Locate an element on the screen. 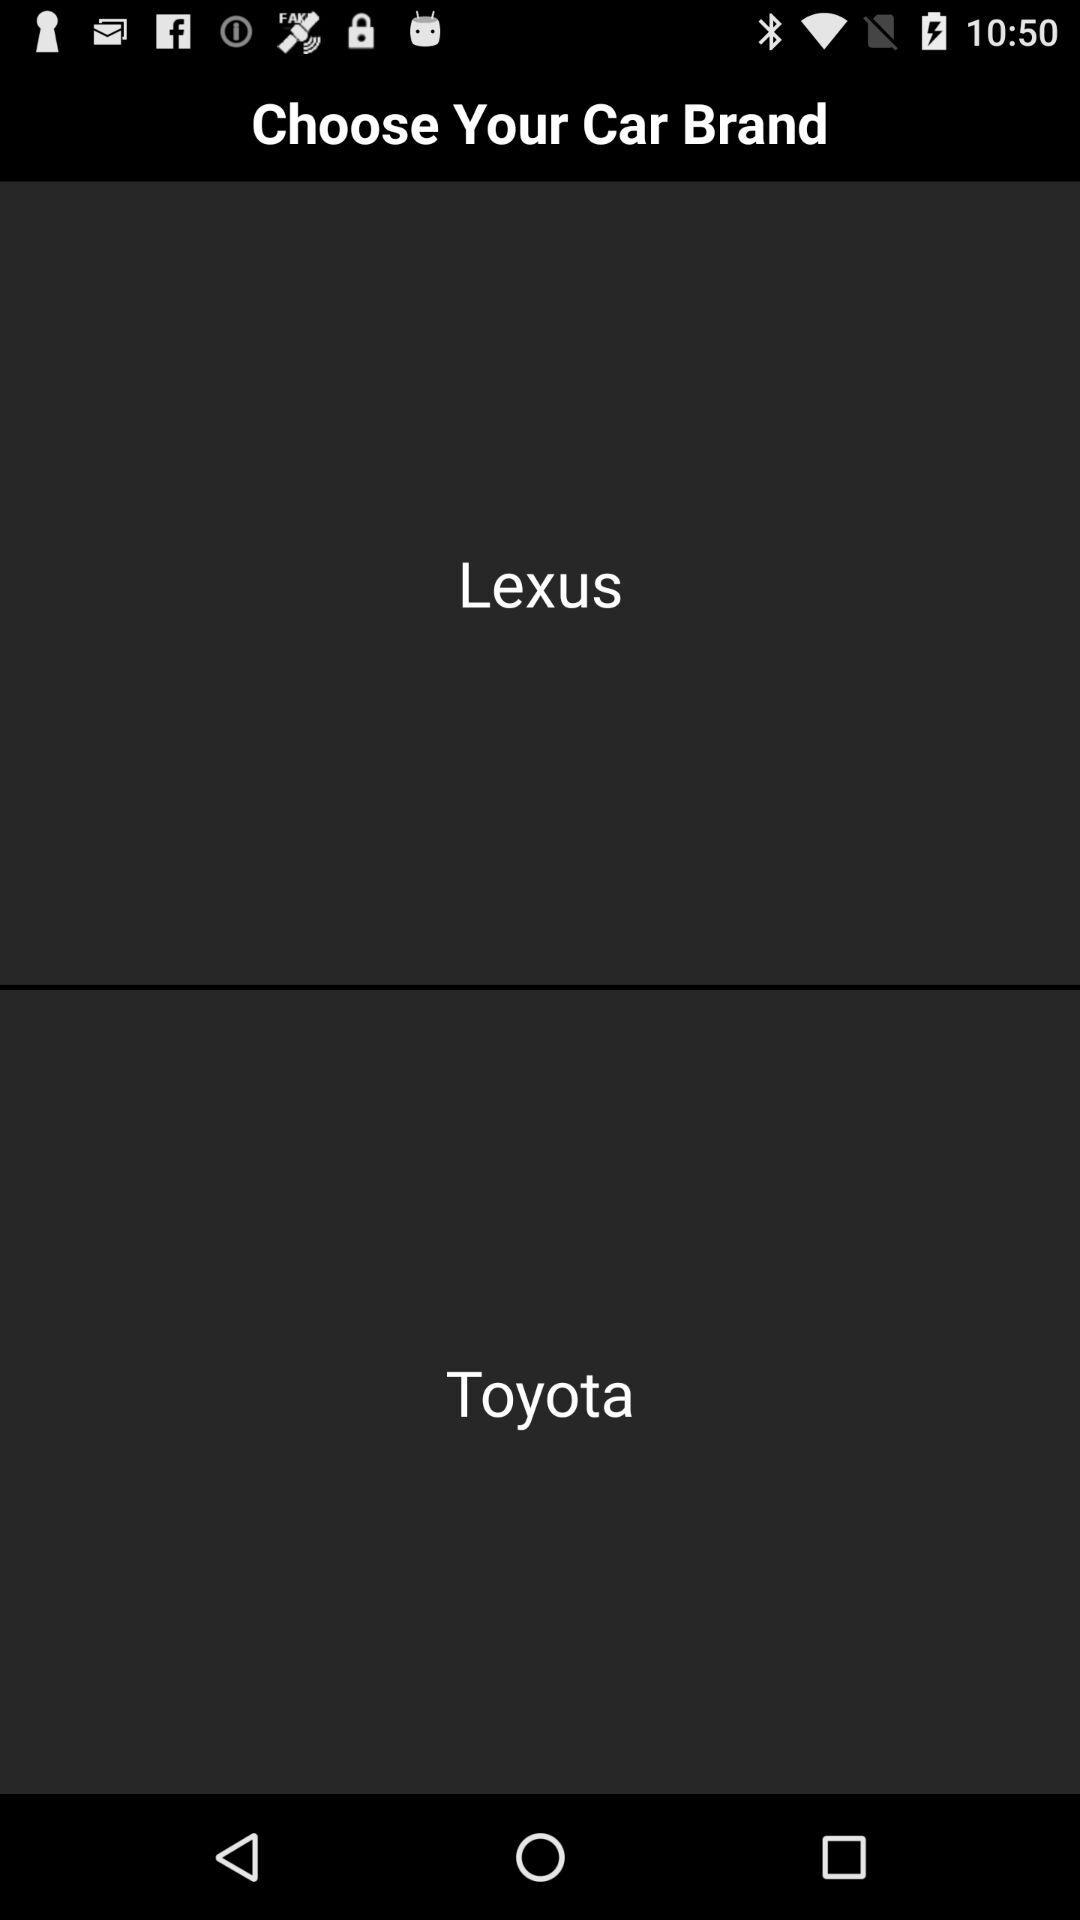  lexus is located at coordinates (540, 582).